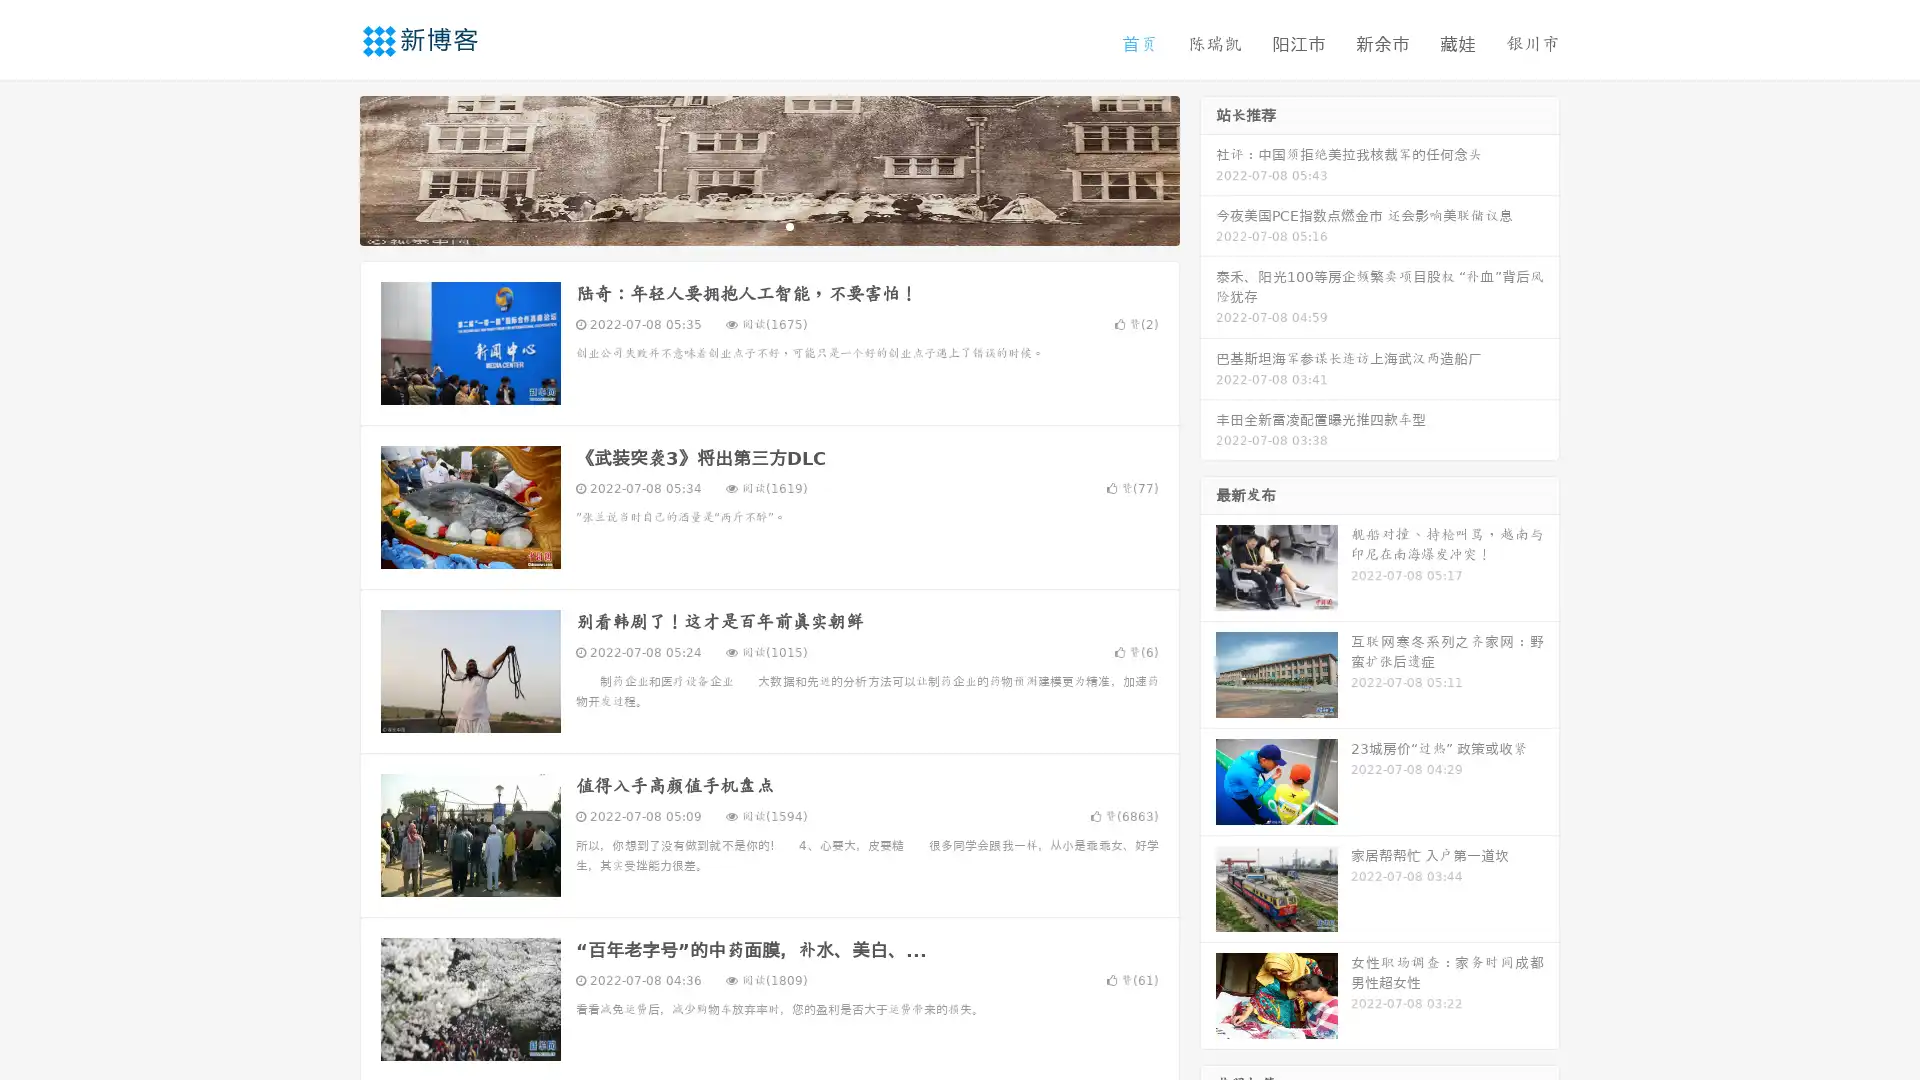  What do you see at coordinates (748, 225) in the screenshot?
I see `Go to slide 1` at bounding box center [748, 225].